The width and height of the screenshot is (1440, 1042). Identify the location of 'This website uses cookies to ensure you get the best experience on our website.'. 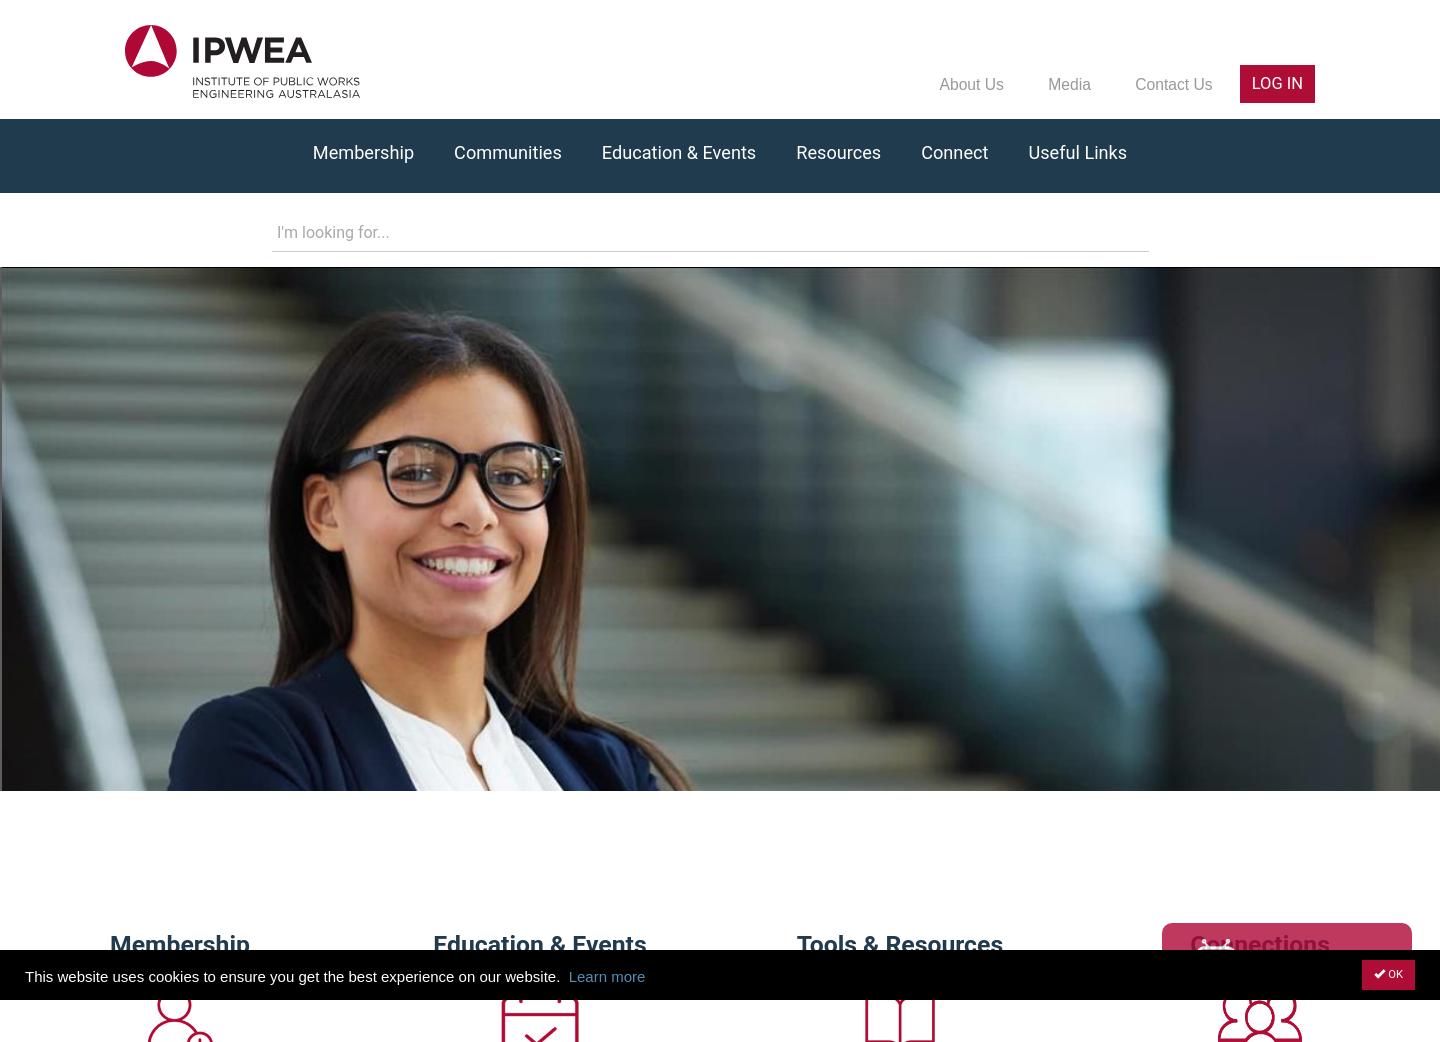
(291, 975).